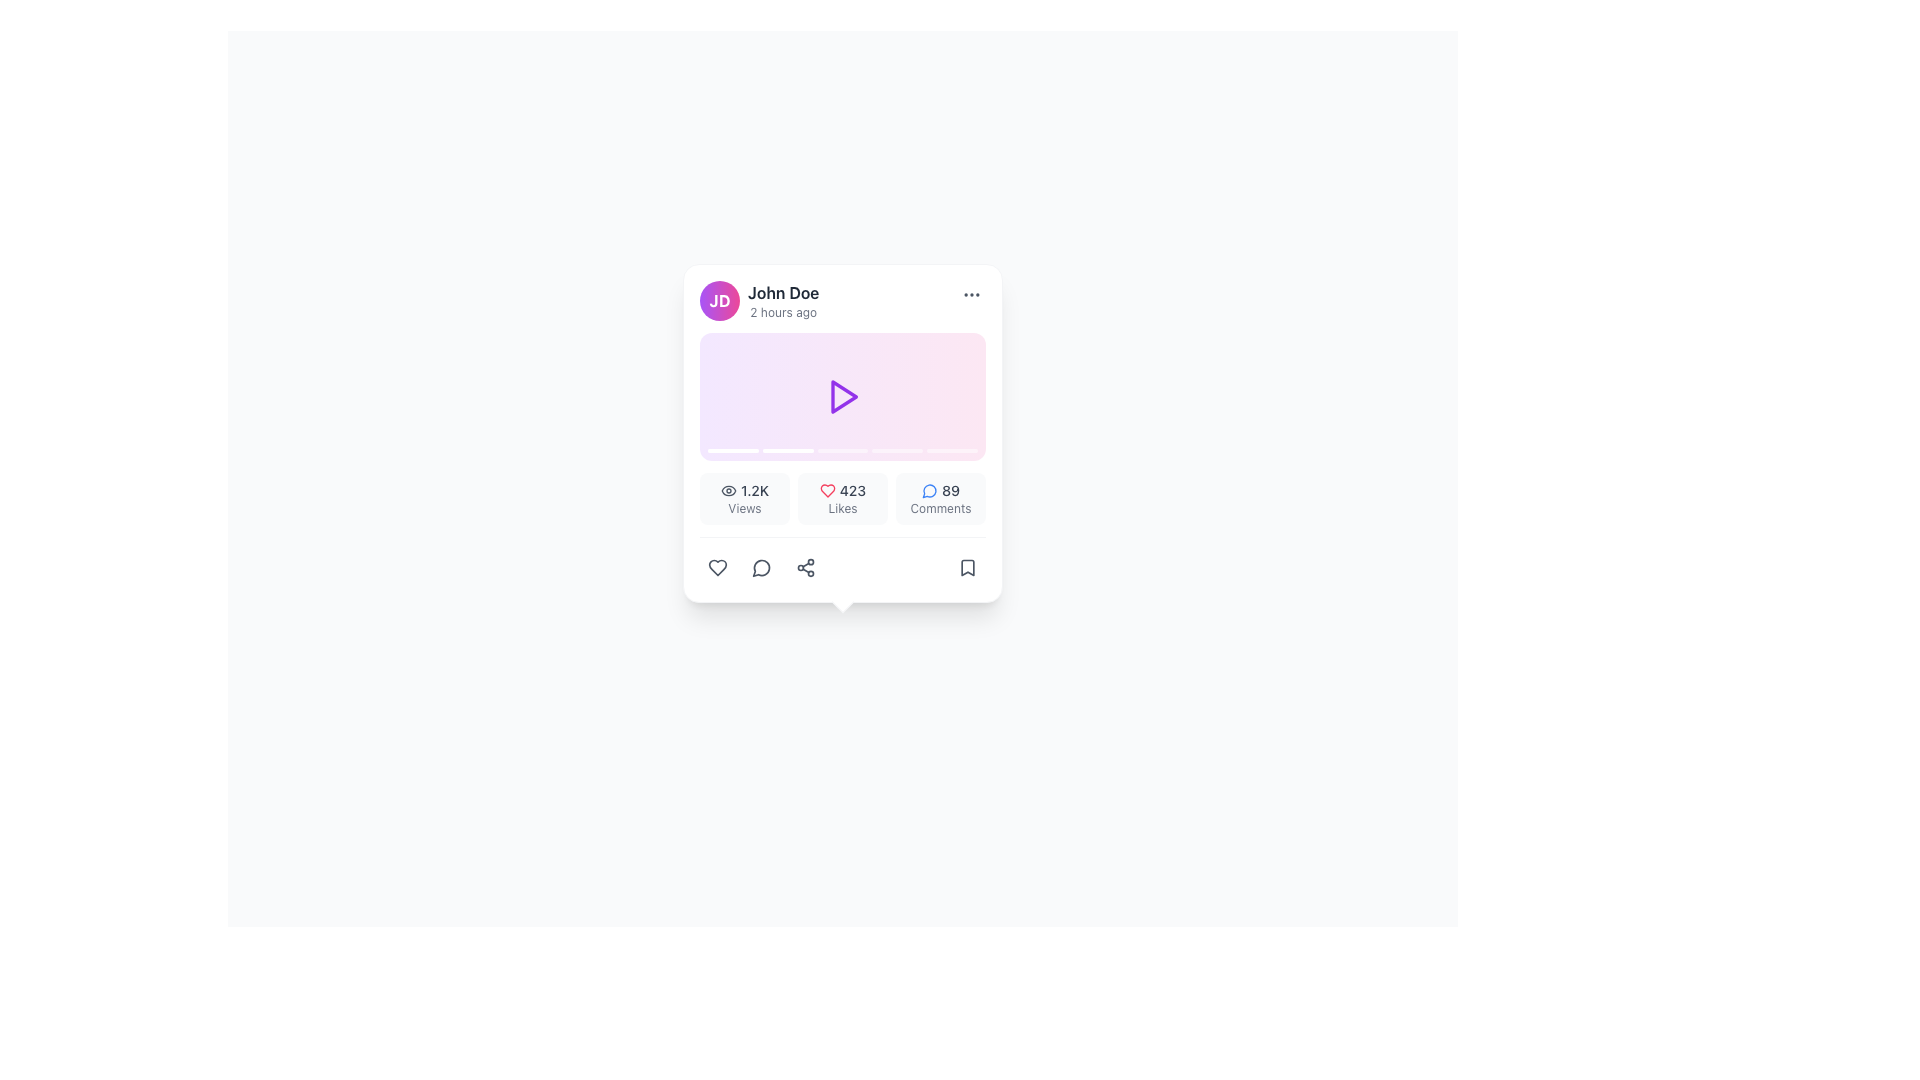 Image resolution: width=1920 pixels, height=1080 pixels. Describe the element at coordinates (728, 490) in the screenshot. I see `the eye icon element indicating views (1.2K) for accessibility purposes` at that location.